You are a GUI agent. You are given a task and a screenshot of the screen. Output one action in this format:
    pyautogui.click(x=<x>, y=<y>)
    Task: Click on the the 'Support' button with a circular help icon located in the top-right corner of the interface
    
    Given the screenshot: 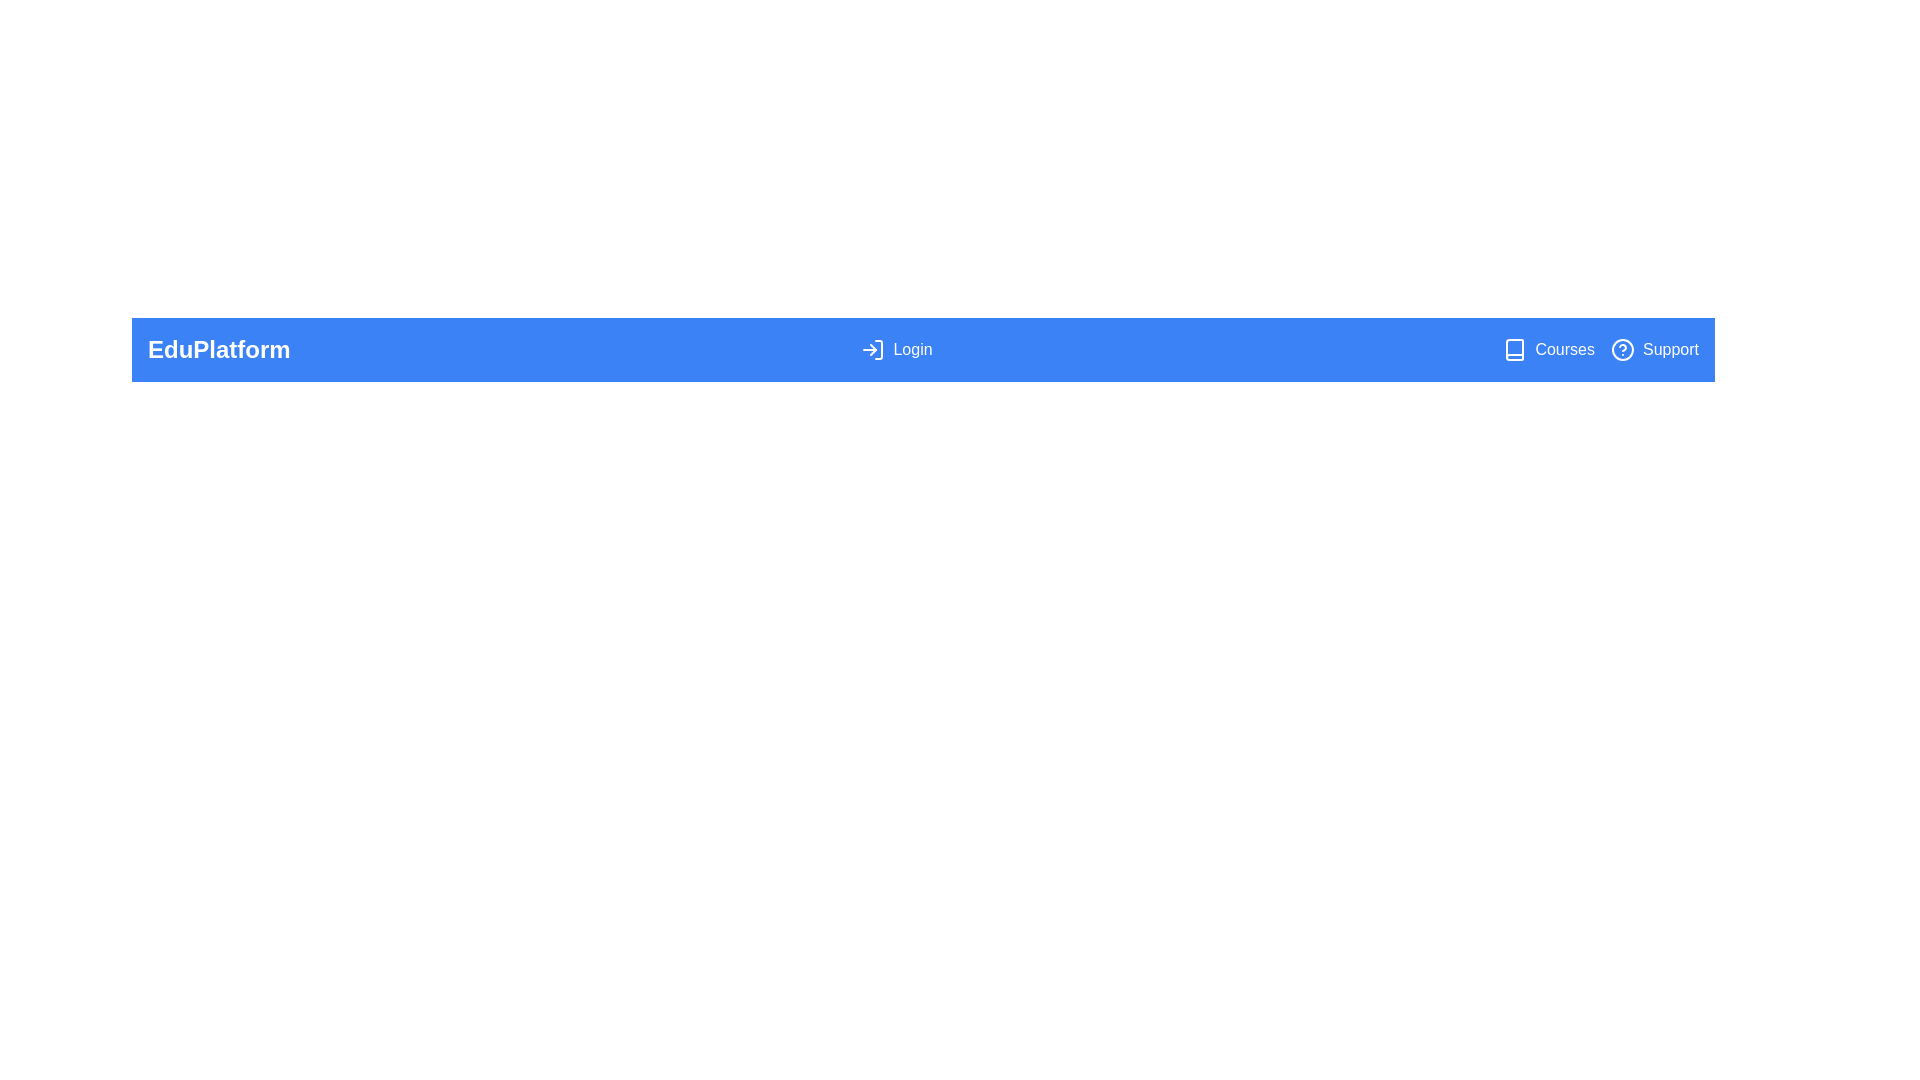 What is the action you would take?
    pyautogui.click(x=1655, y=349)
    